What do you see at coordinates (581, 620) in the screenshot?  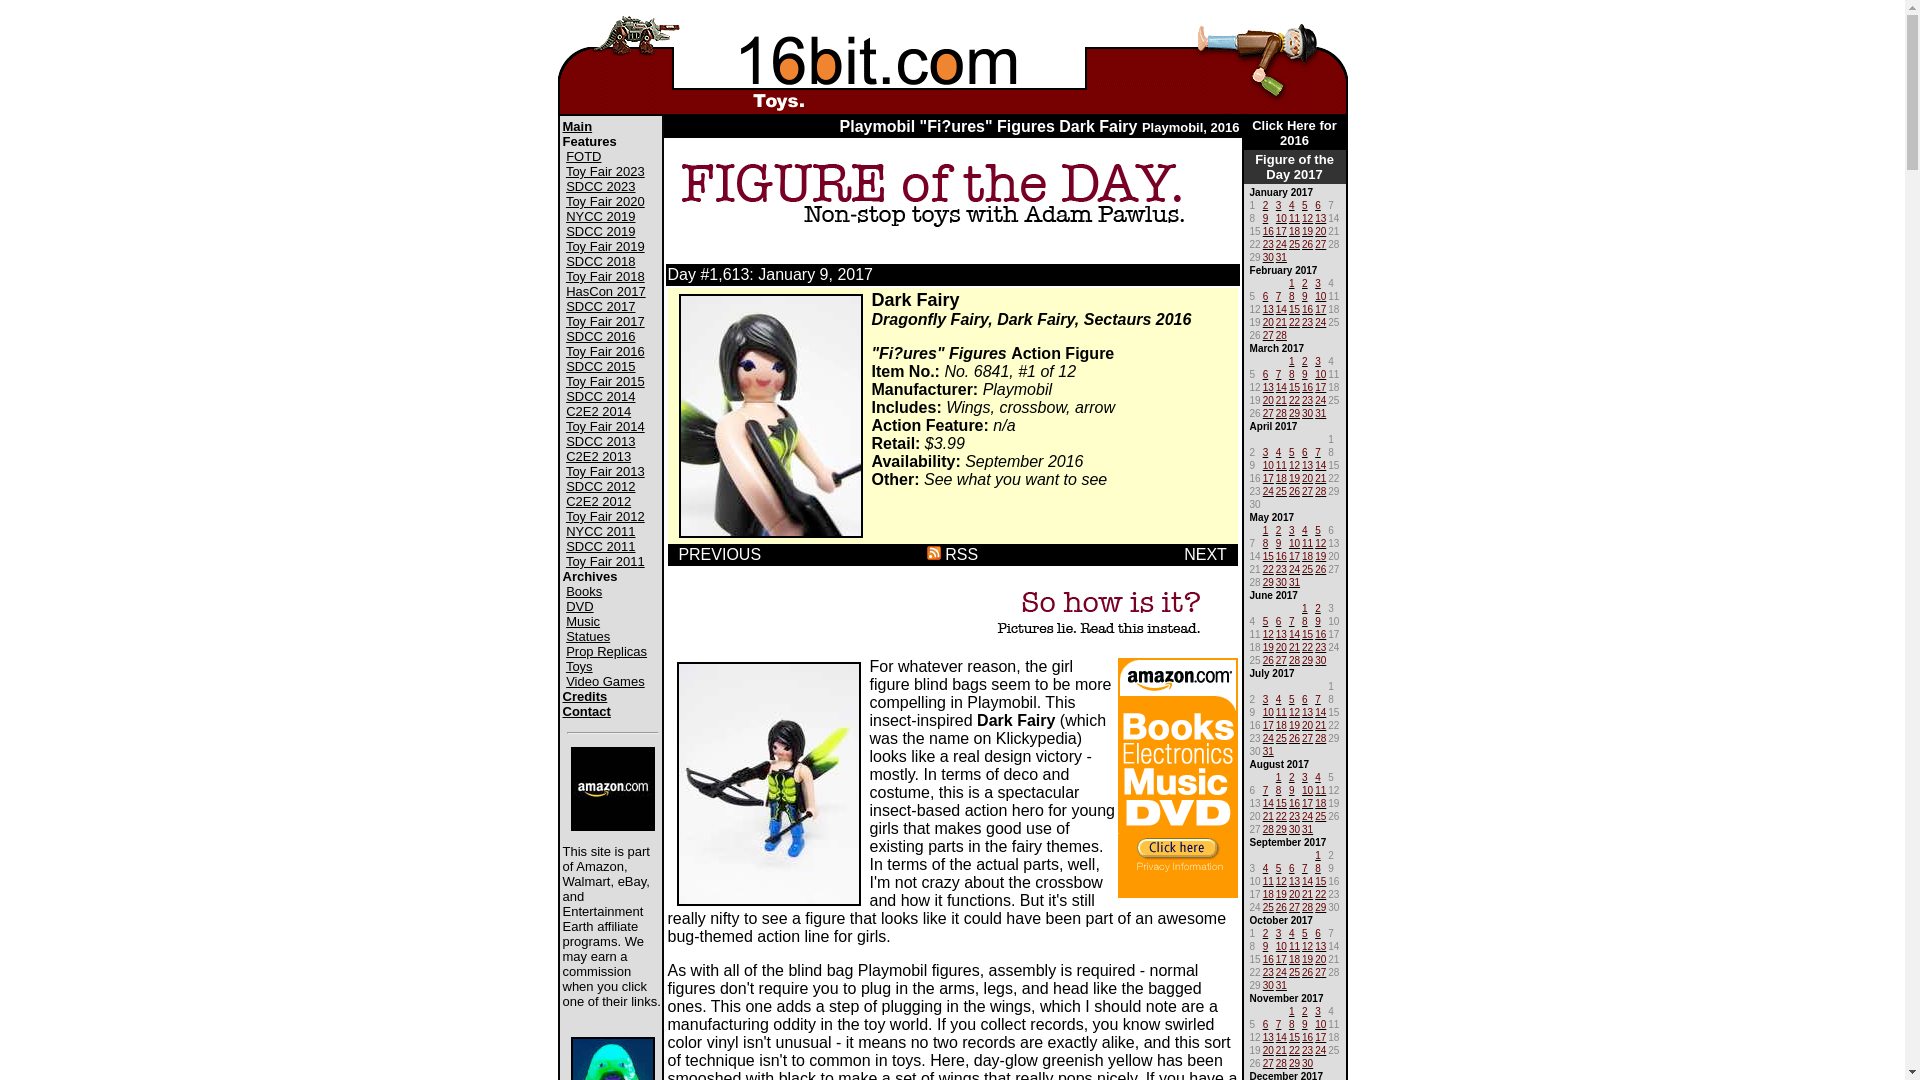 I see `'Music'` at bounding box center [581, 620].